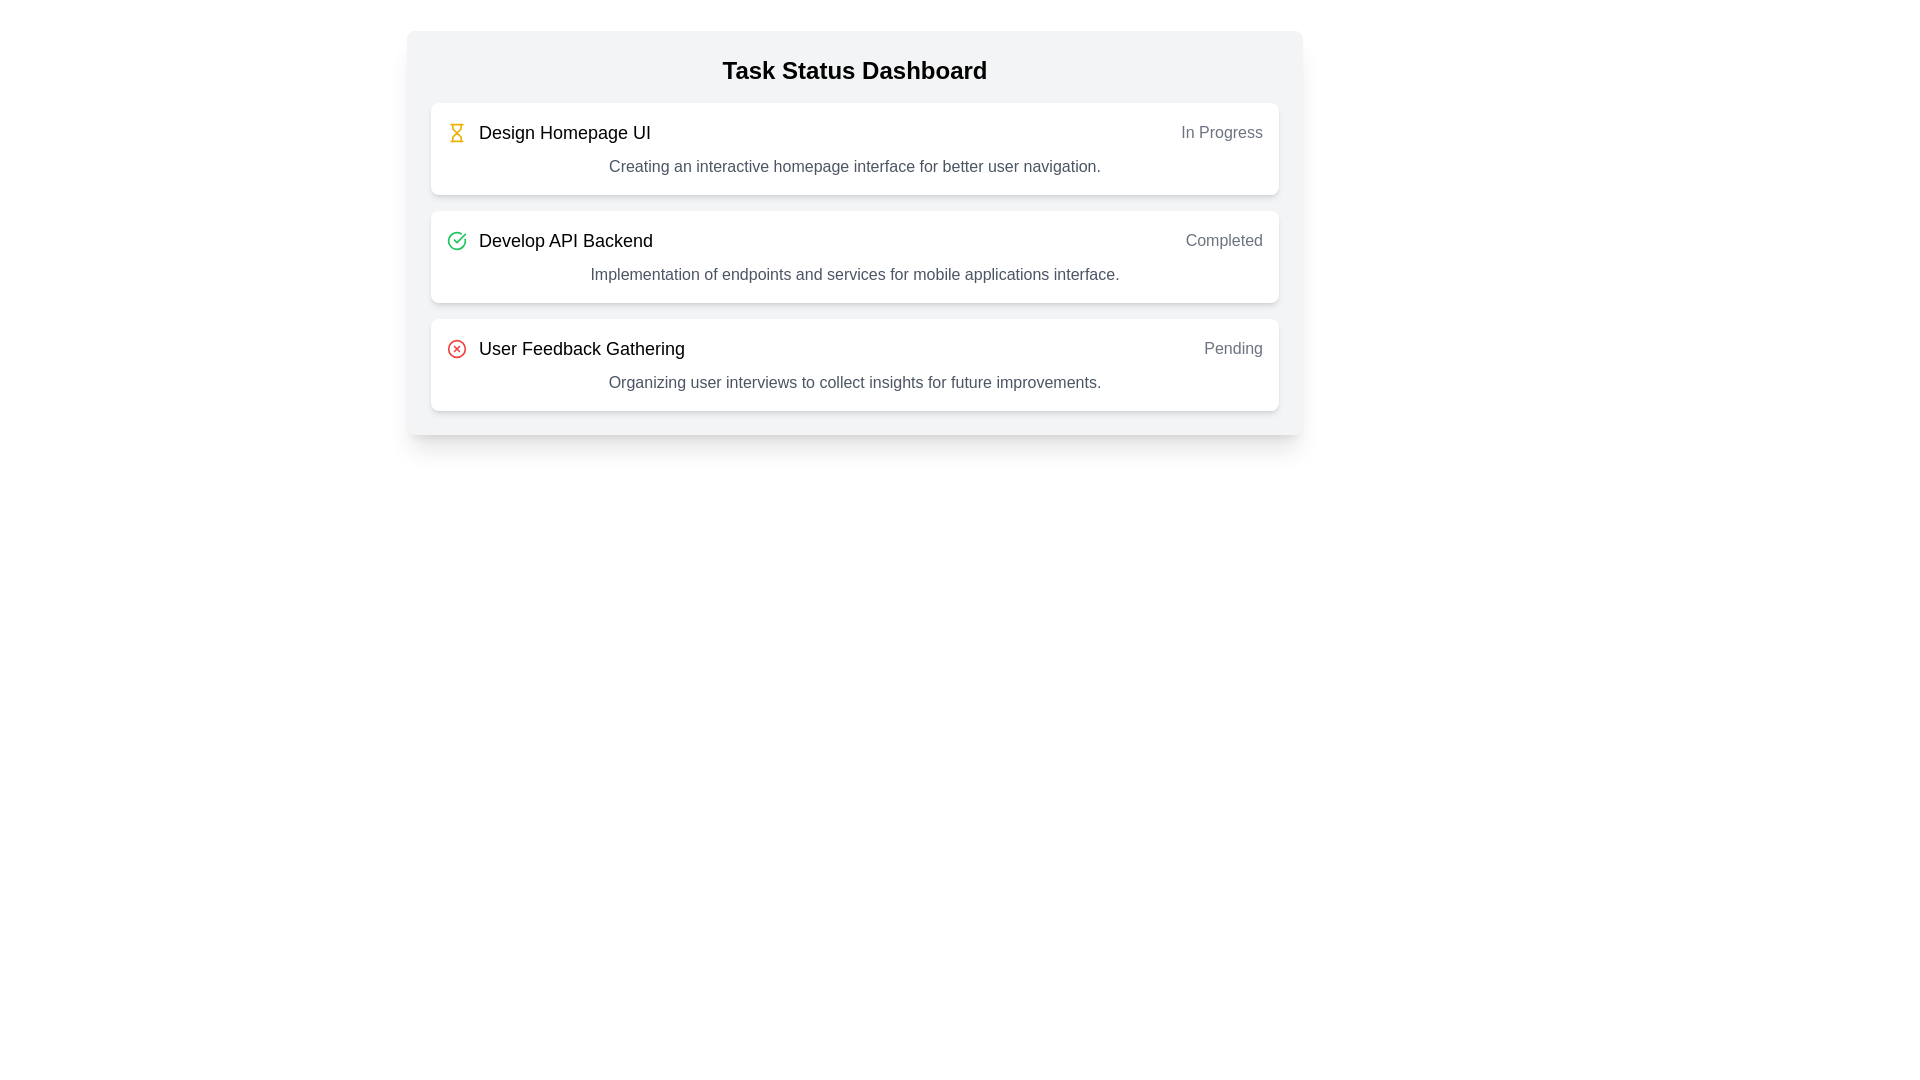  I want to click on the hourglass icon located on the left side of the 'Design Homepage UI' task row, so click(455, 132).